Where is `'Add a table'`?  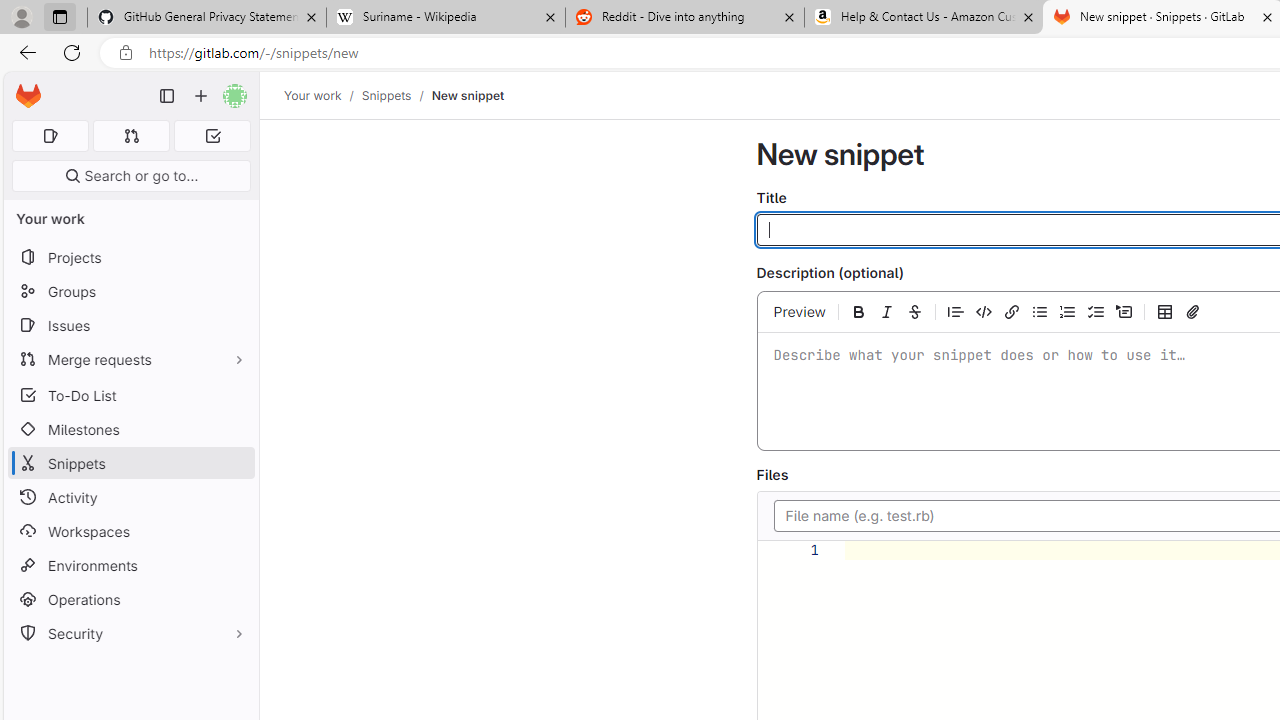 'Add a table' is located at coordinates (1165, 311).